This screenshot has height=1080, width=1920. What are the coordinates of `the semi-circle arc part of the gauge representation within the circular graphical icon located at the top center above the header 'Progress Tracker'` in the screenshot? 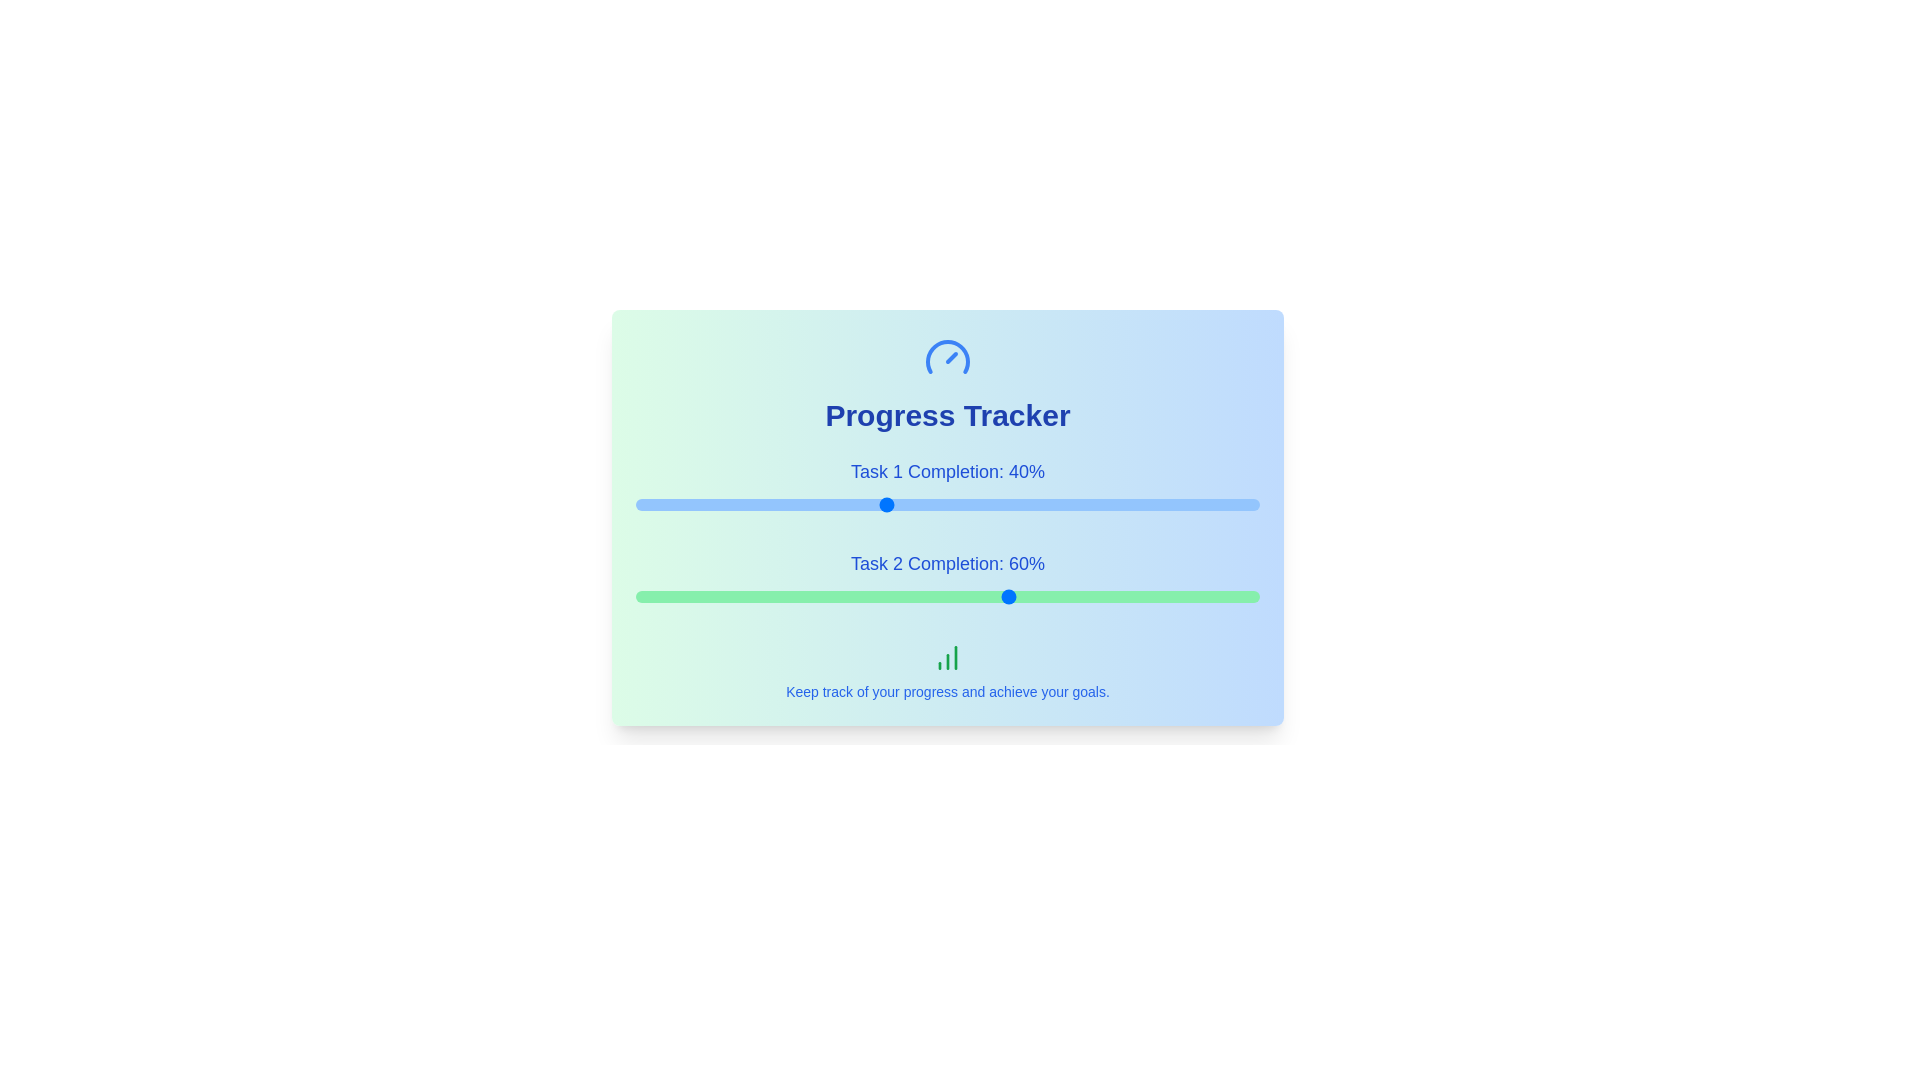 It's located at (947, 354).